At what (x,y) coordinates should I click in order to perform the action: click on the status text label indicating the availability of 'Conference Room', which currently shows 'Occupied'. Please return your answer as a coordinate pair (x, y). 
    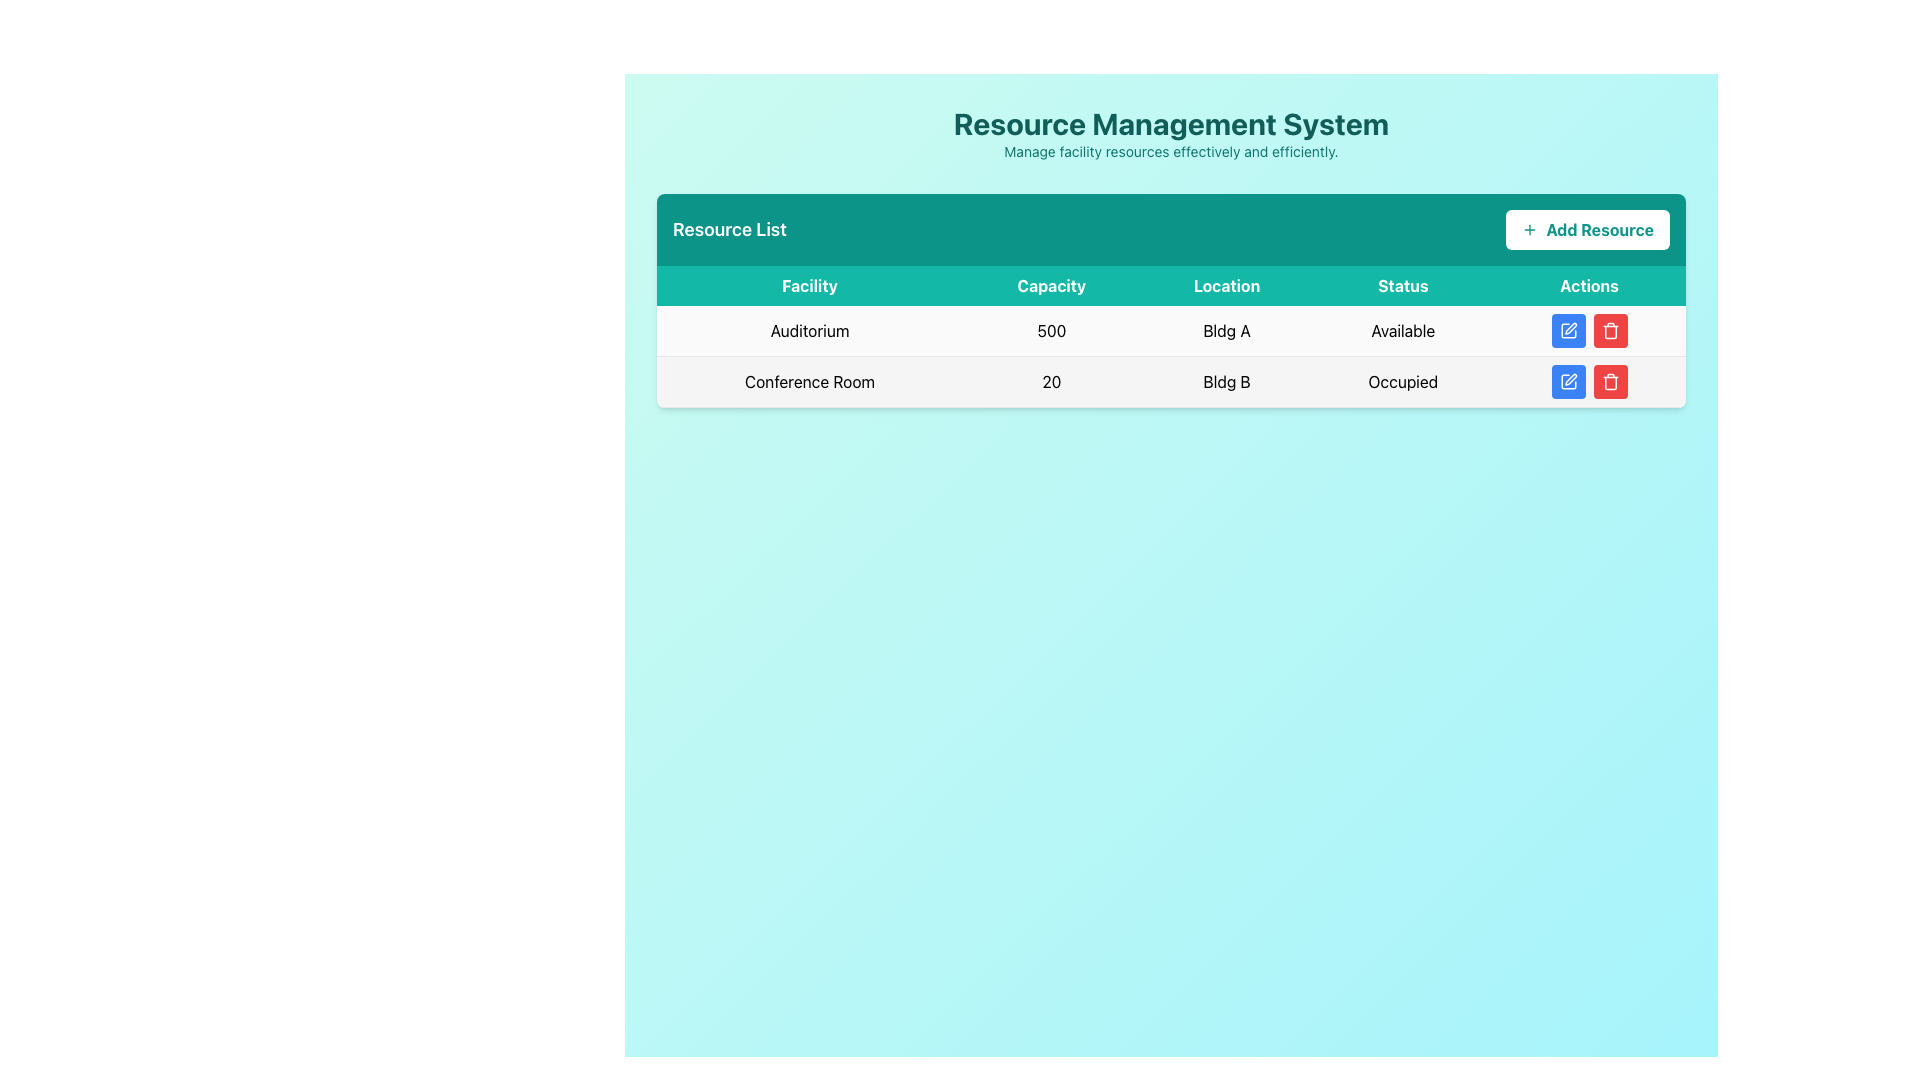
    Looking at the image, I should click on (1402, 381).